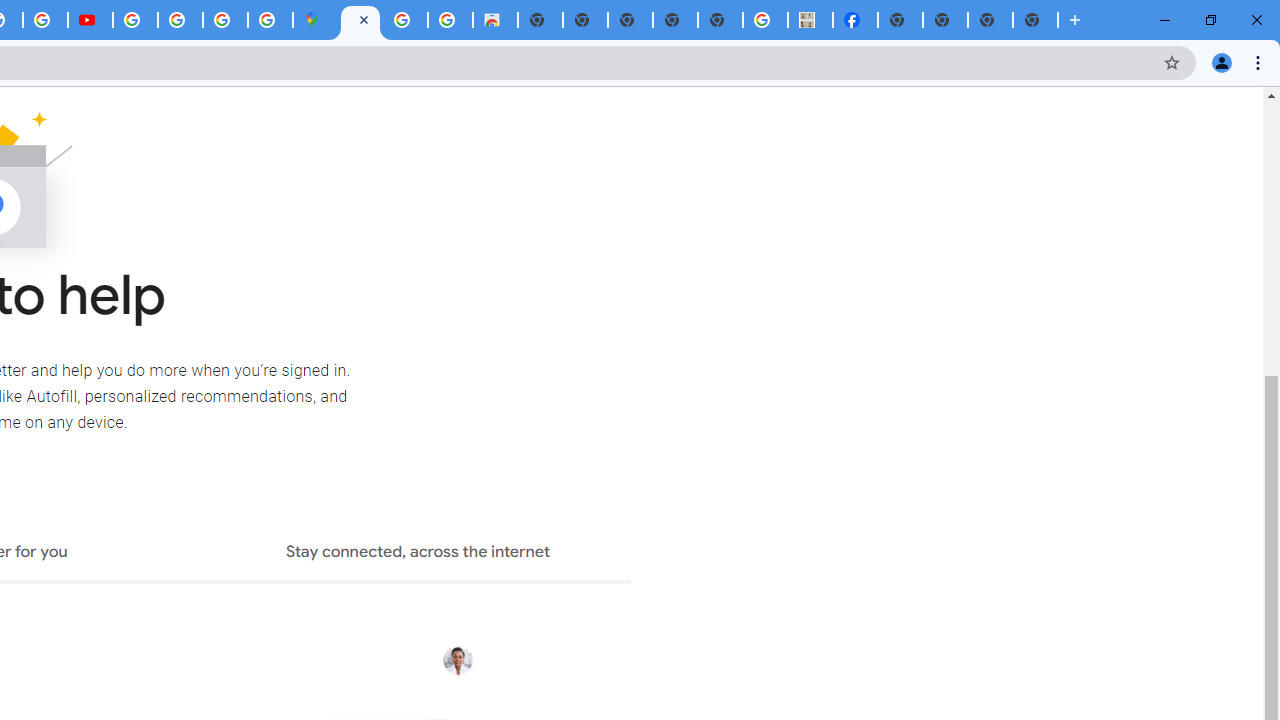 This screenshot has width=1280, height=720. I want to click on 'How Chrome protects your passwords - Google Chrome Help', so click(134, 20).